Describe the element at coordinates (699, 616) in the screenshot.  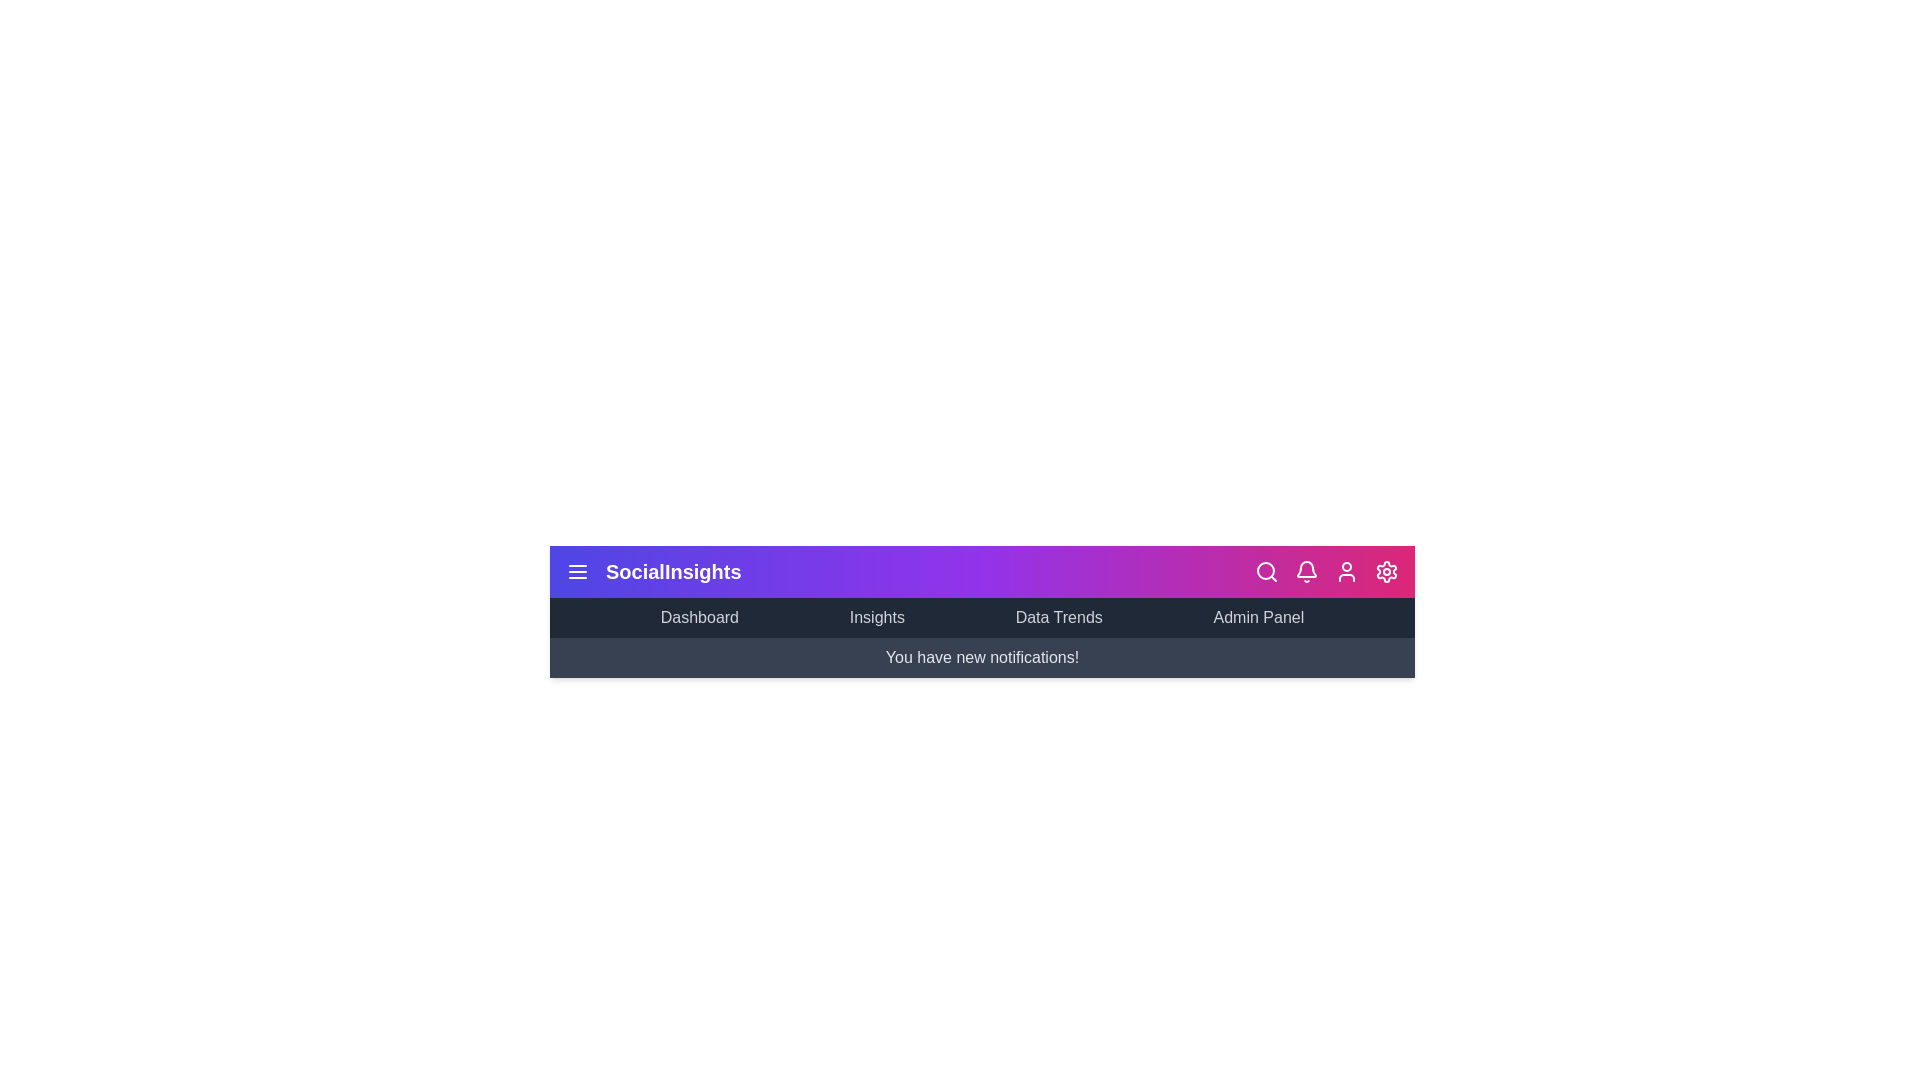
I see `the menu item Dashboard to see the hover effect` at that location.